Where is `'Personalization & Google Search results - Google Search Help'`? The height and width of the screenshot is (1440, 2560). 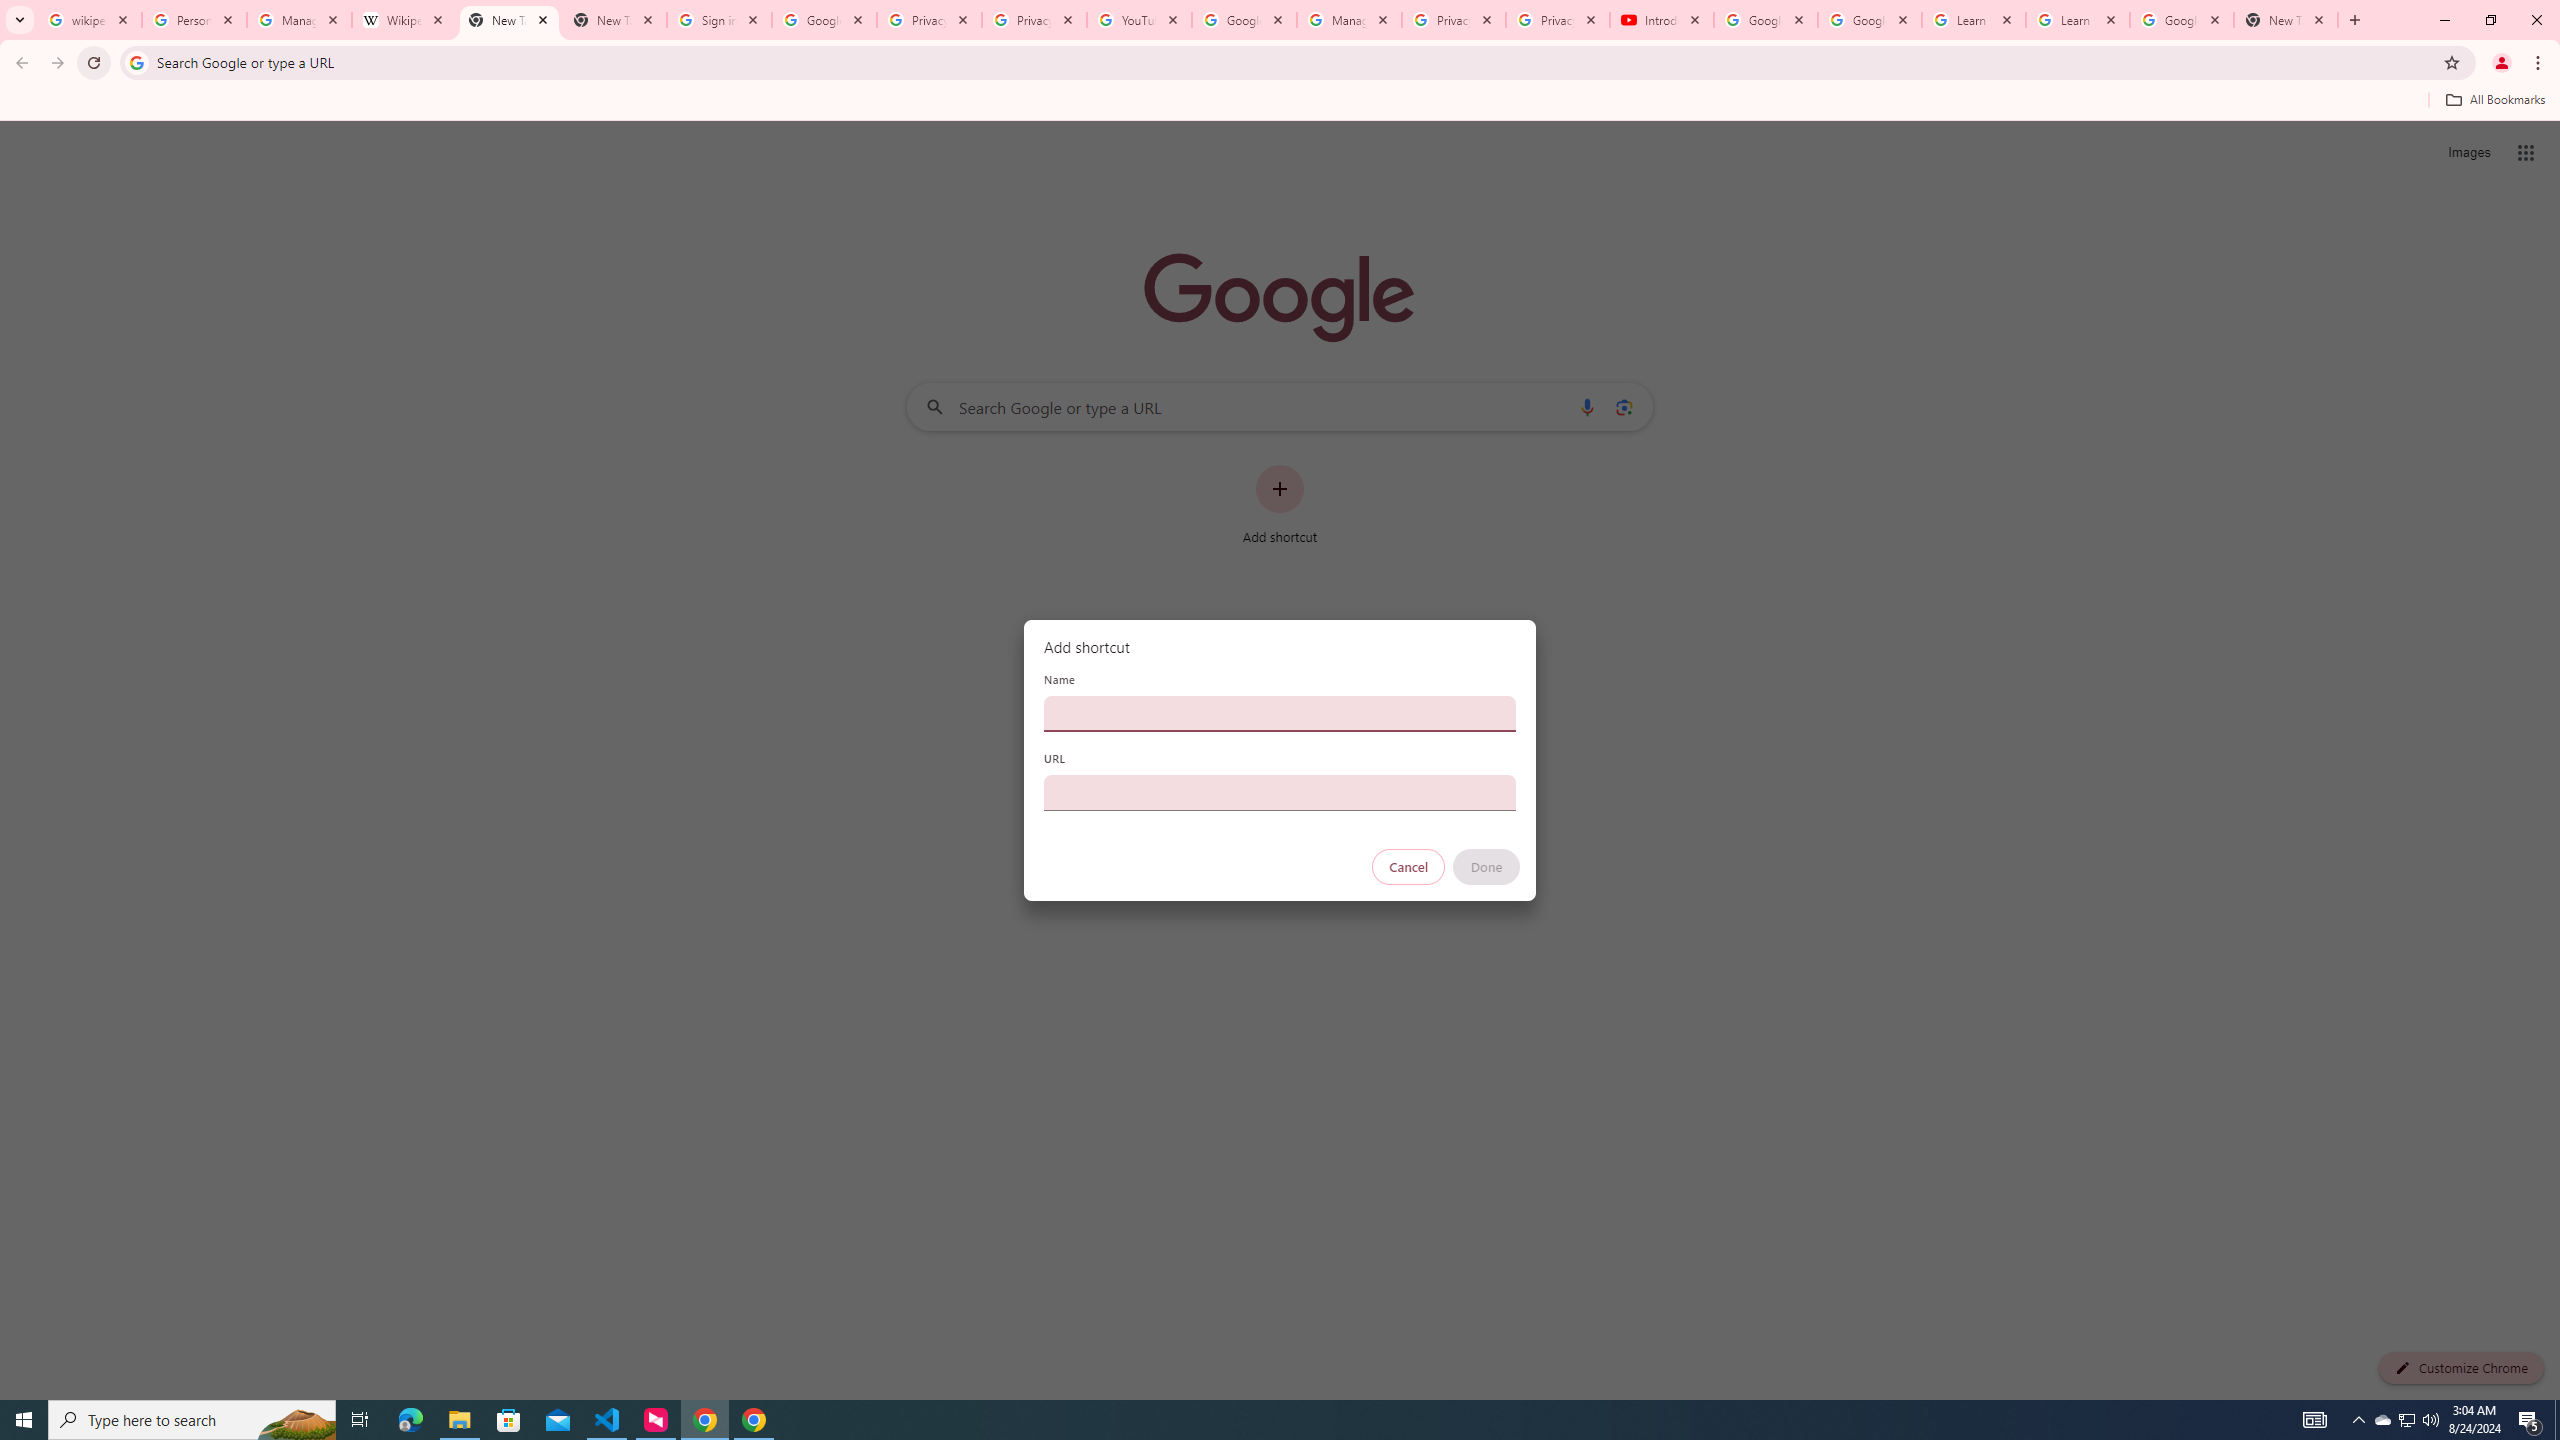
'Personalization & Google Search results - Google Search Help' is located at coordinates (193, 19).